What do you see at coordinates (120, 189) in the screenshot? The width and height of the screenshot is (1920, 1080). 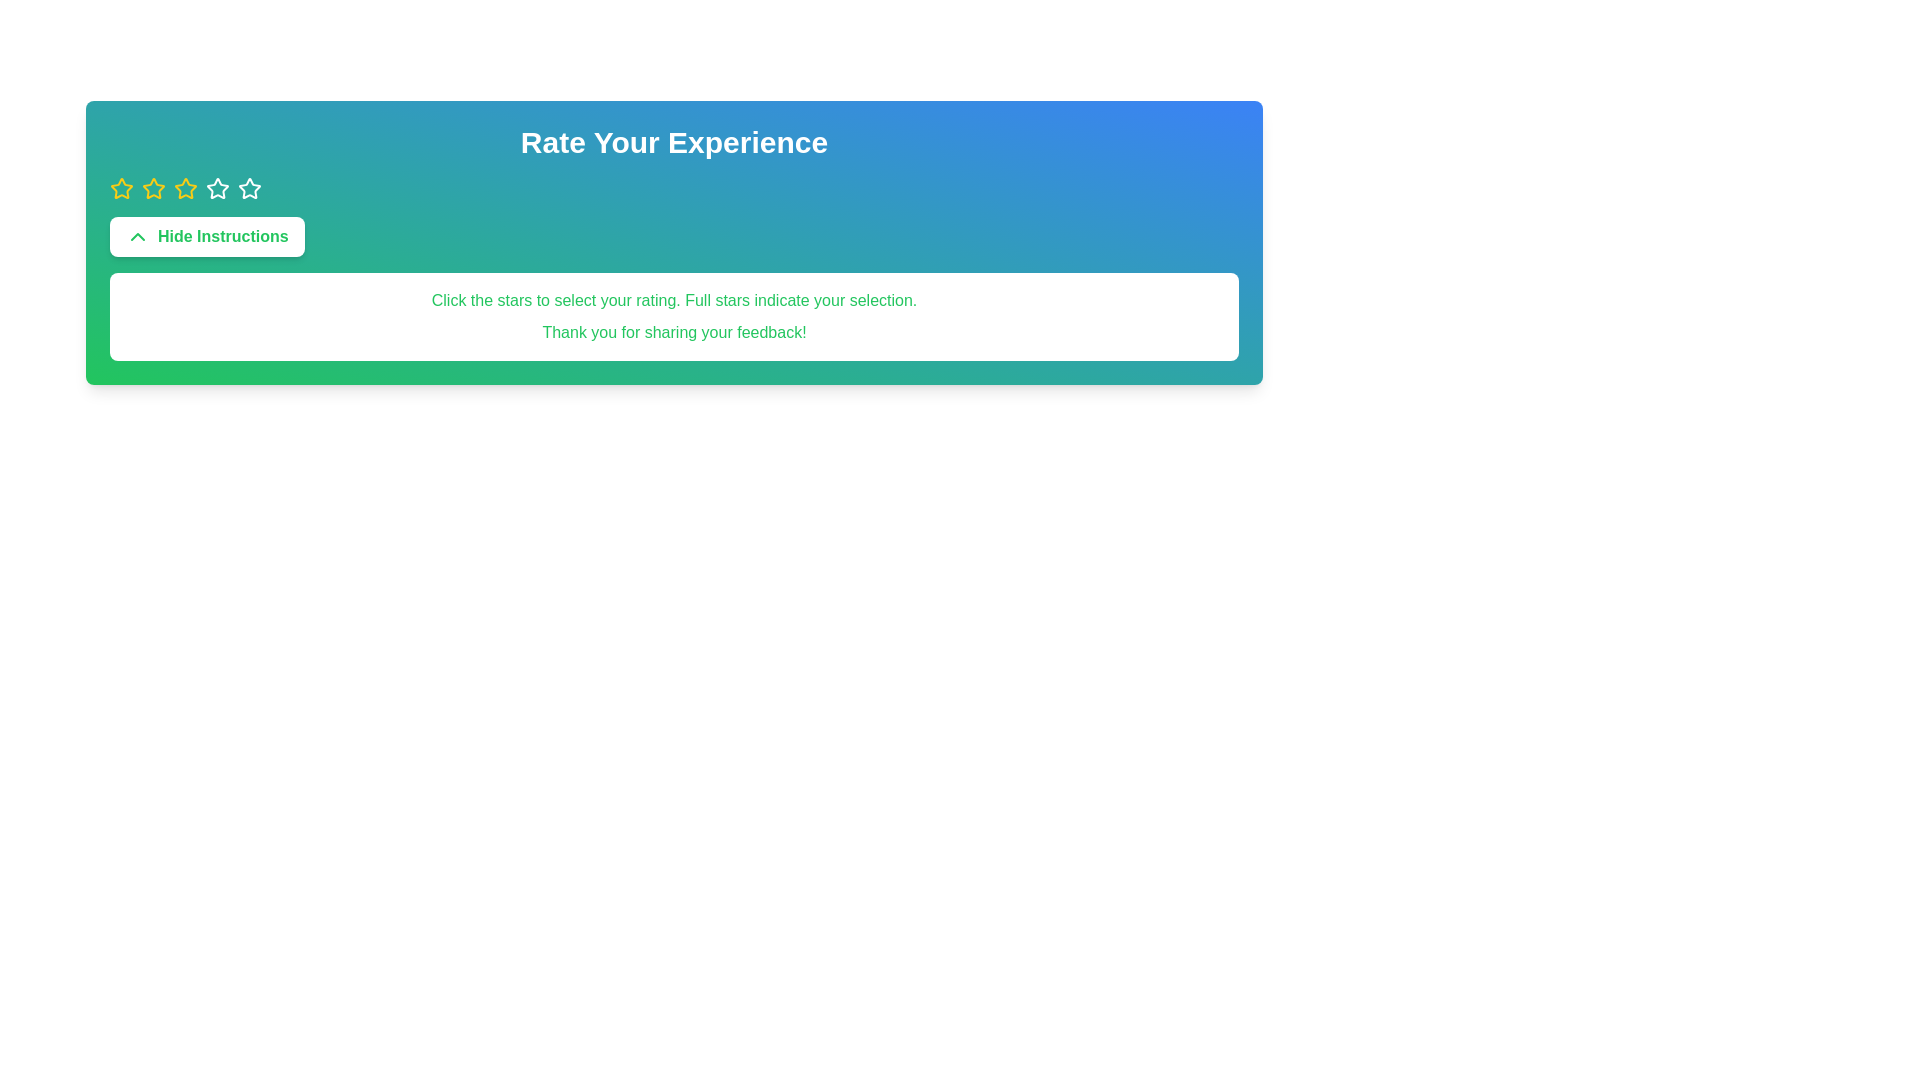 I see `the interactive star-shaped icon with a hollow center and yellow border, which is the first item in a row of five star icons located at the top-left corner of the card-like area` at bounding box center [120, 189].